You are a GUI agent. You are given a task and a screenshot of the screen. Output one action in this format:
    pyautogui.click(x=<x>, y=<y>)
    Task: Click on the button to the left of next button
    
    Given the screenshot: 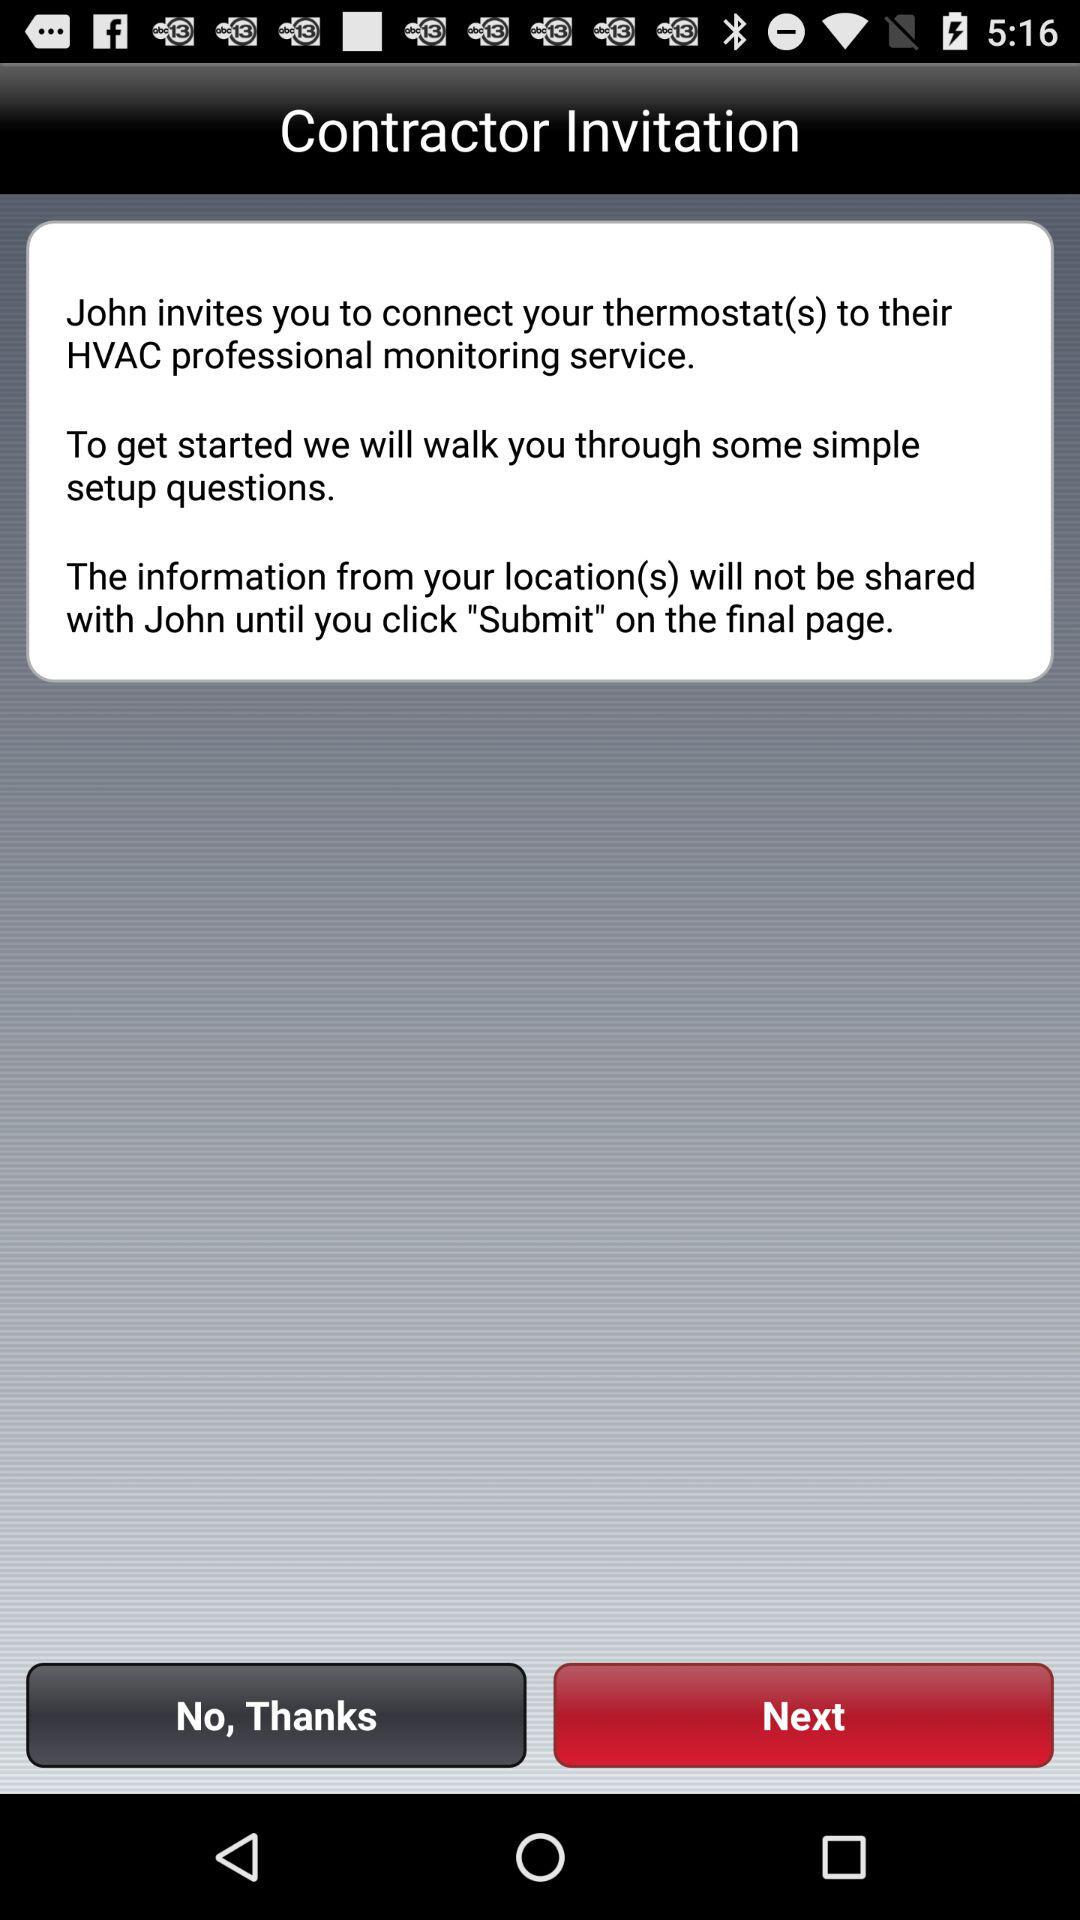 What is the action you would take?
    pyautogui.click(x=276, y=1714)
    